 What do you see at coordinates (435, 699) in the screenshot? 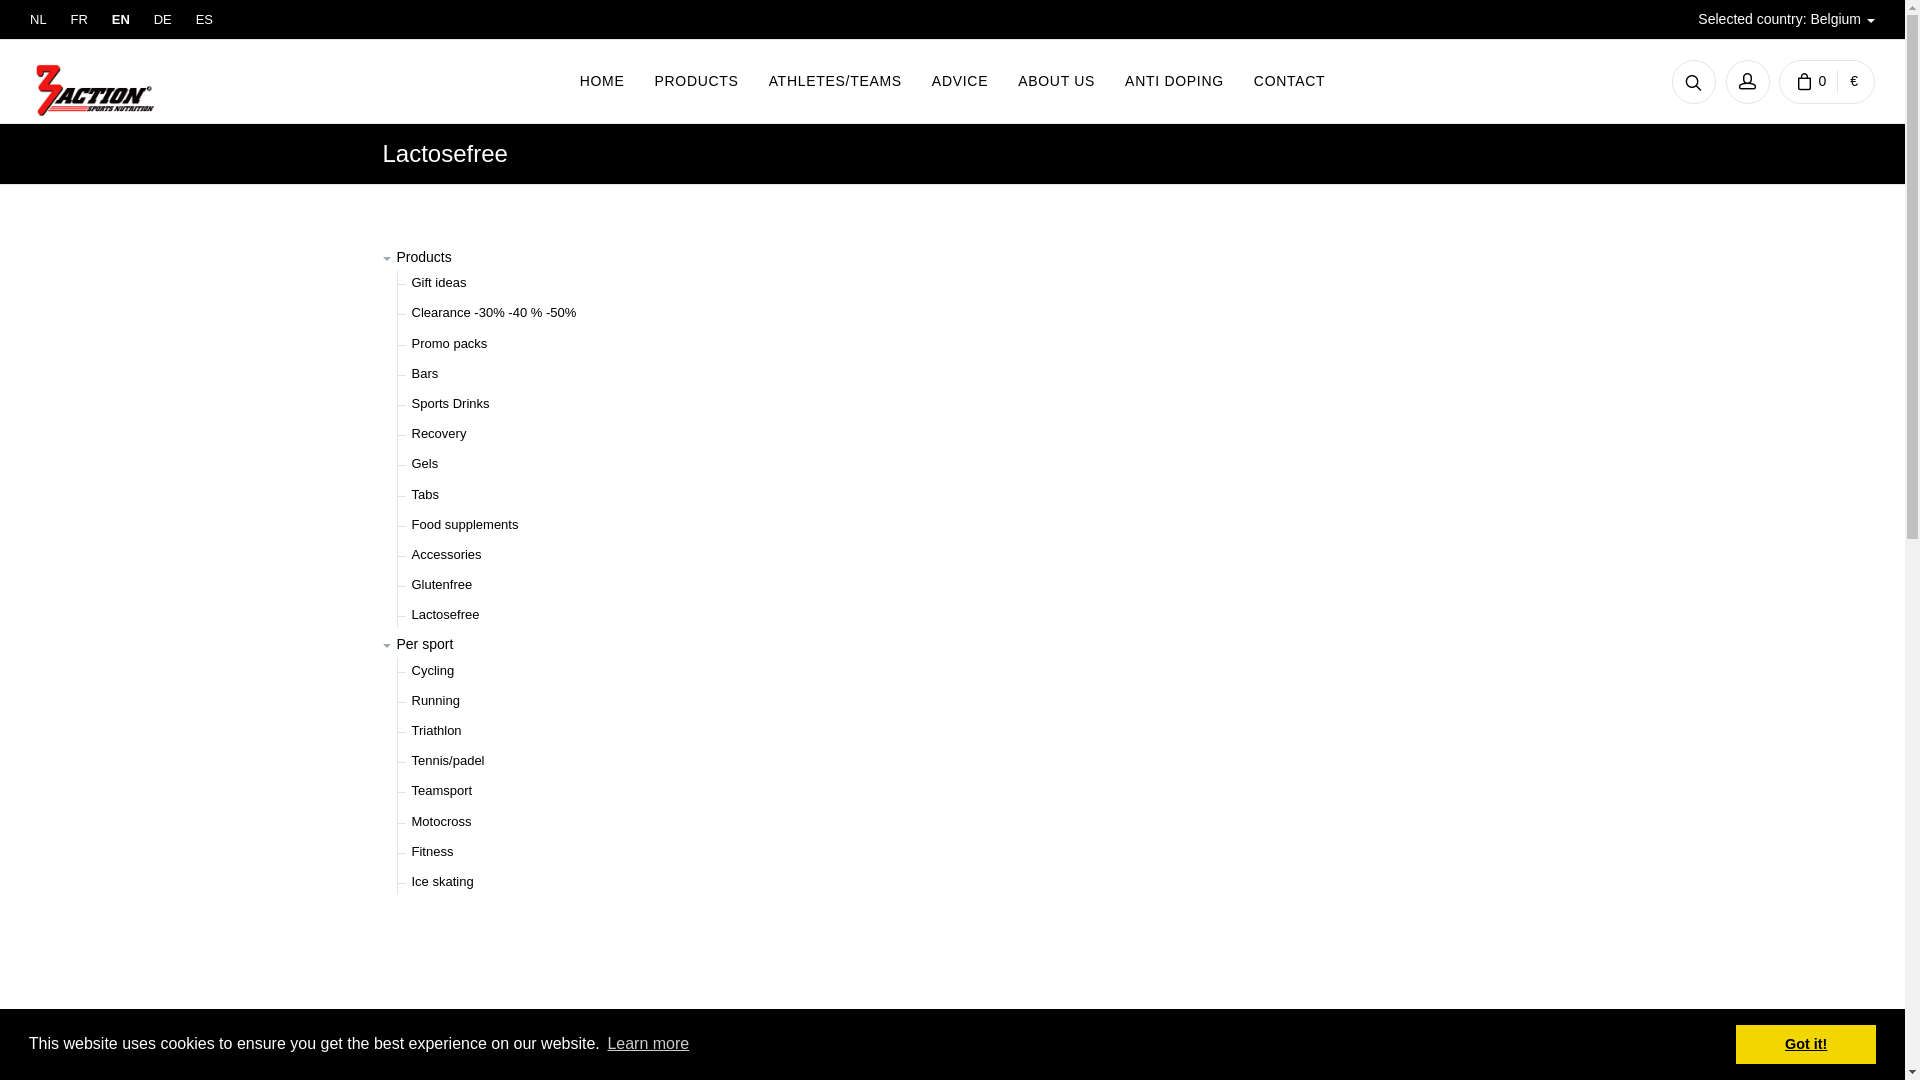
I see `'Running'` at bounding box center [435, 699].